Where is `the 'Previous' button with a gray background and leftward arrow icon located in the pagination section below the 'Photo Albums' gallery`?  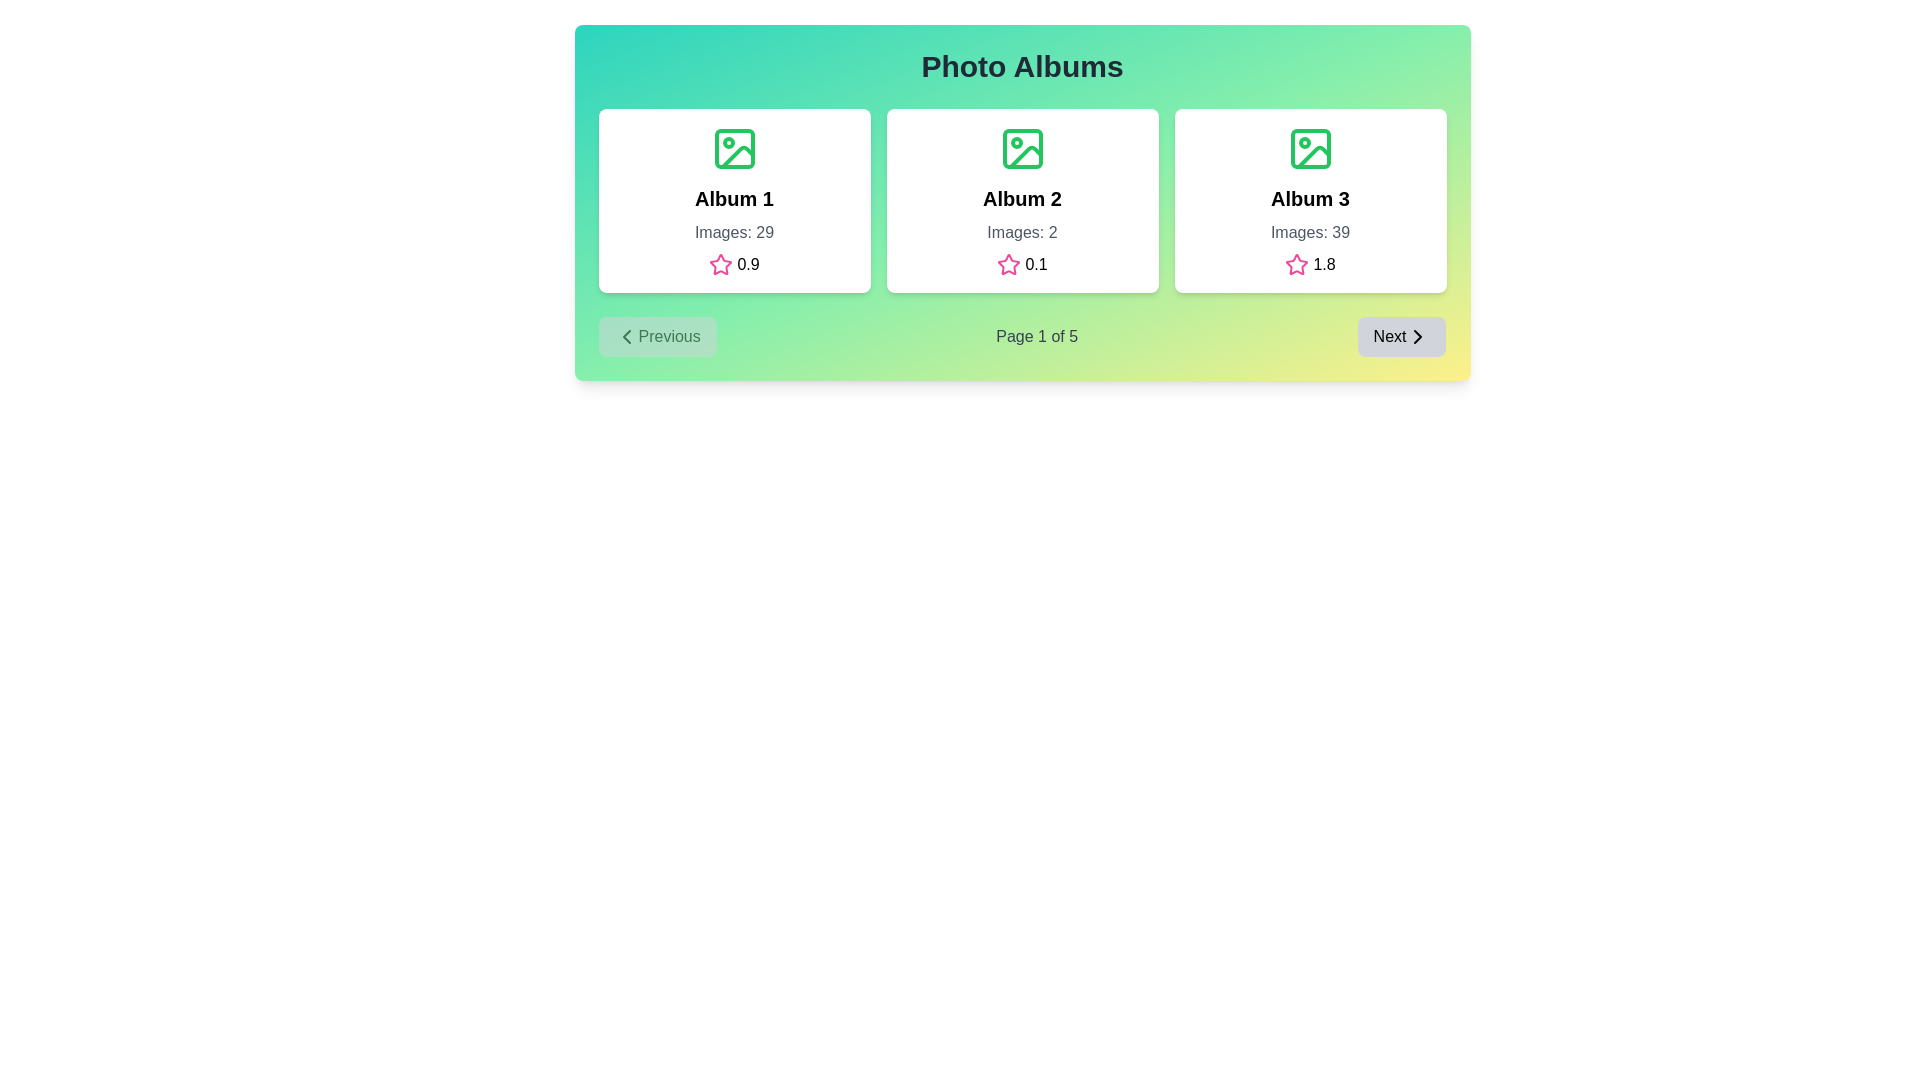
the 'Previous' button with a gray background and leftward arrow icon located in the pagination section below the 'Photo Albums' gallery is located at coordinates (657, 335).